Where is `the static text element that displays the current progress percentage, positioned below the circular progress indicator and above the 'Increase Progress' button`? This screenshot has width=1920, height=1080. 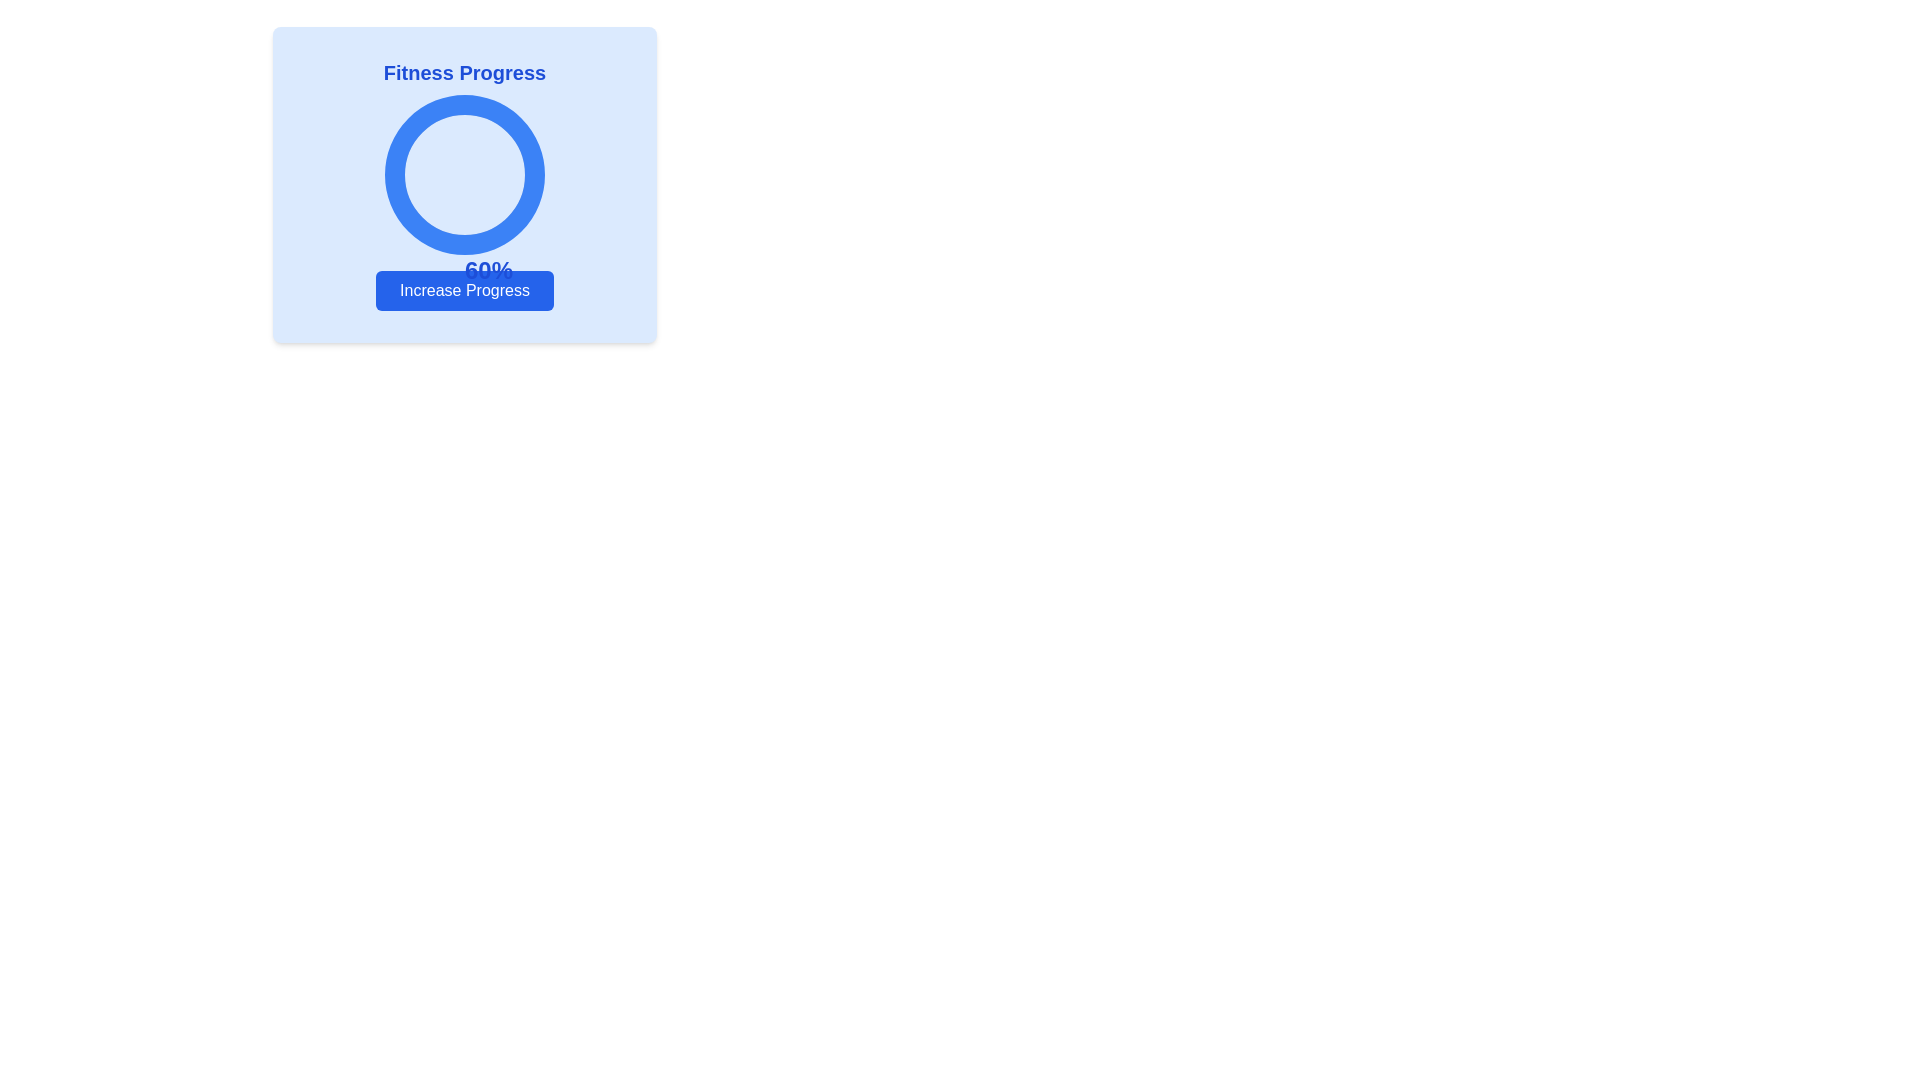
the static text element that displays the current progress percentage, positioned below the circular progress indicator and above the 'Increase Progress' button is located at coordinates (489, 270).